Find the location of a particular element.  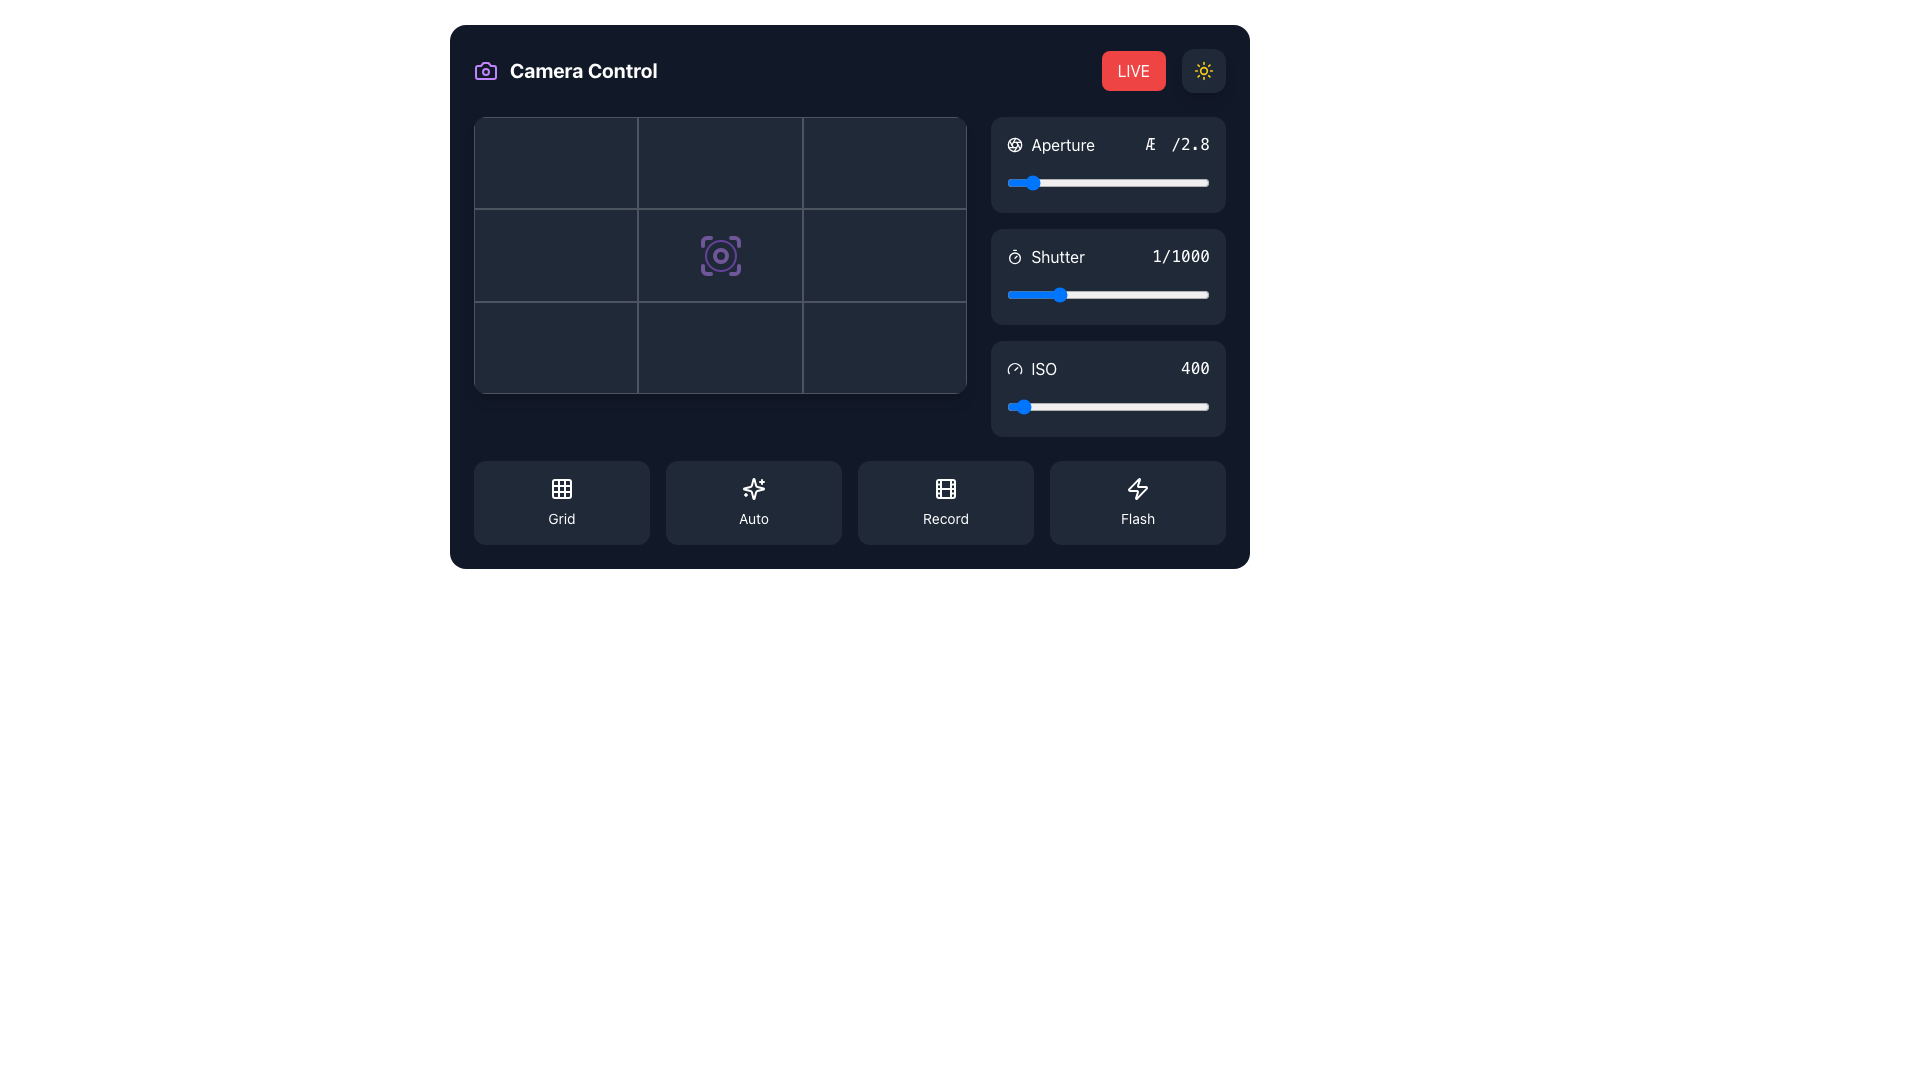

the grid icon that visualizes the 'Grid' functionality, located in the bottom left of the interface is located at coordinates (560, 489).